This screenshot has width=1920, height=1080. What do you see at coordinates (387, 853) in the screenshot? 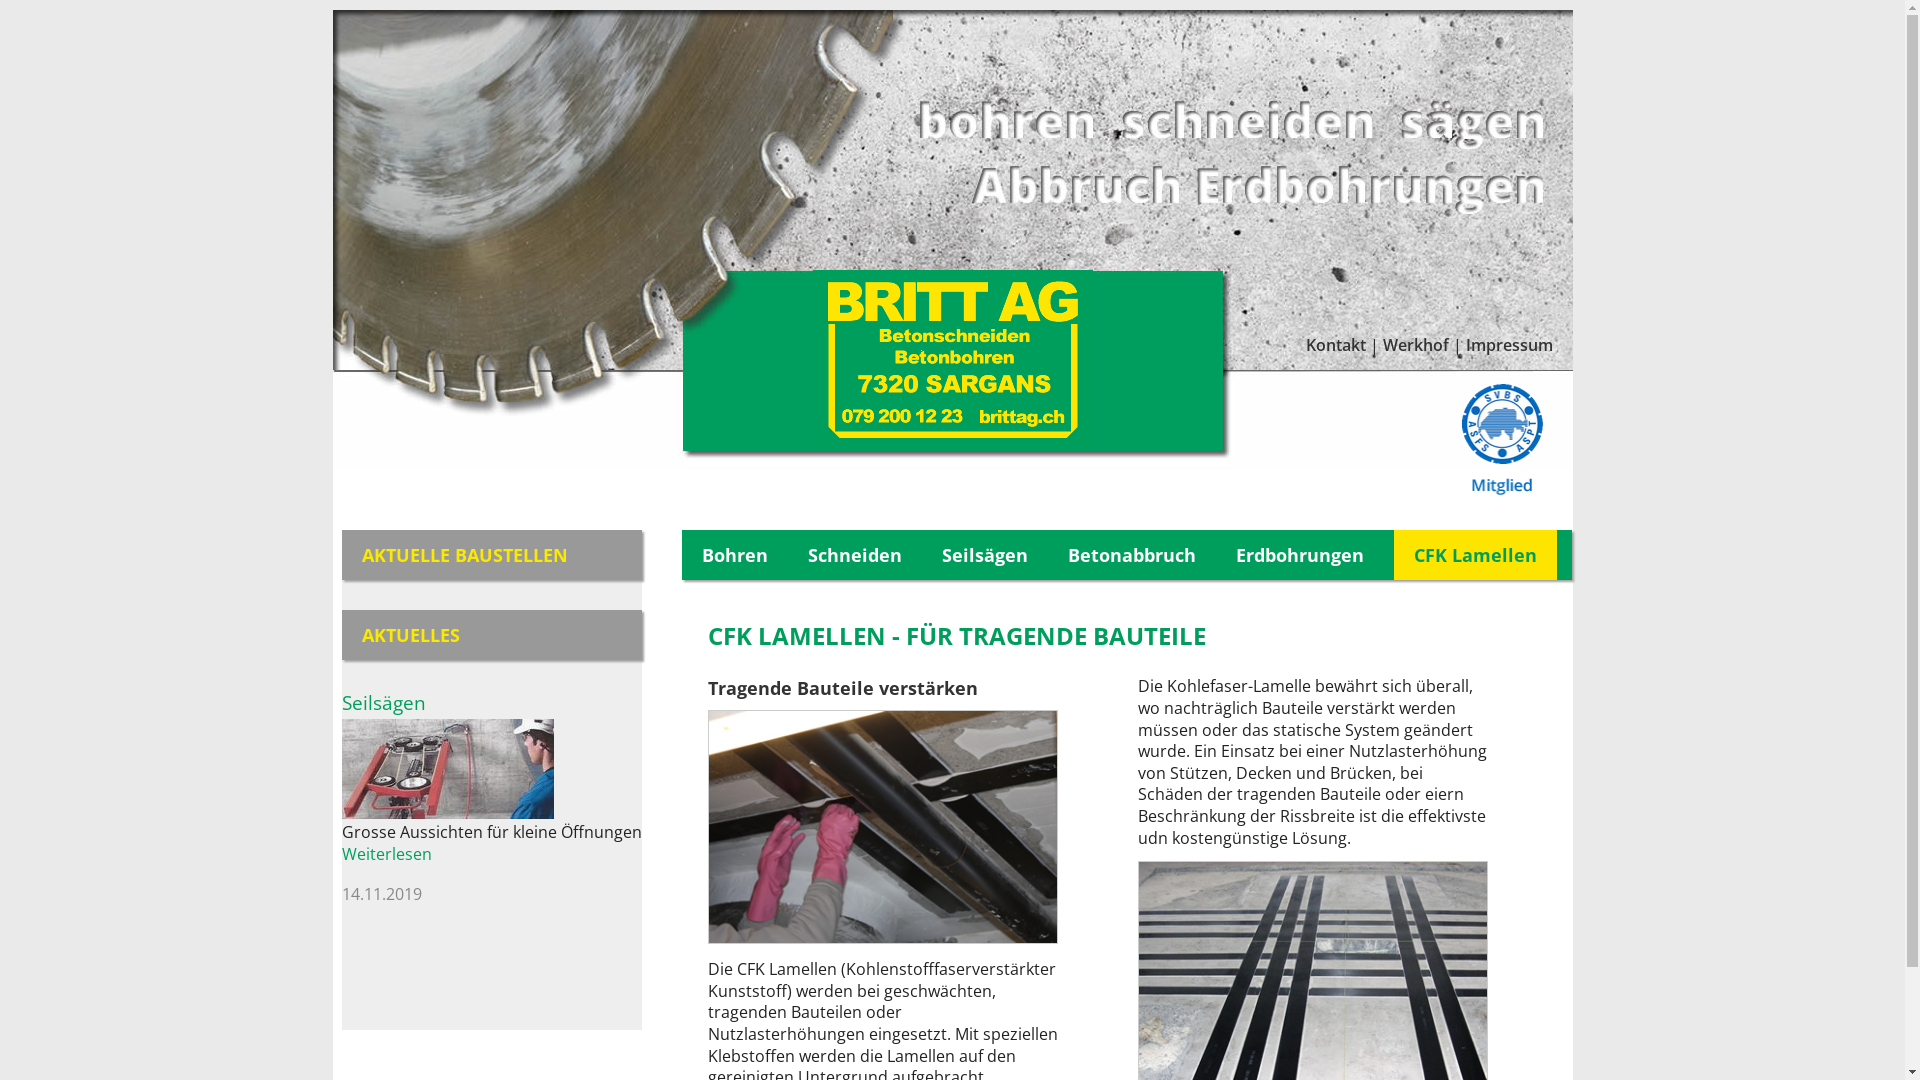
I see `'Weiterlesen'` at bounding box center [387, 853].